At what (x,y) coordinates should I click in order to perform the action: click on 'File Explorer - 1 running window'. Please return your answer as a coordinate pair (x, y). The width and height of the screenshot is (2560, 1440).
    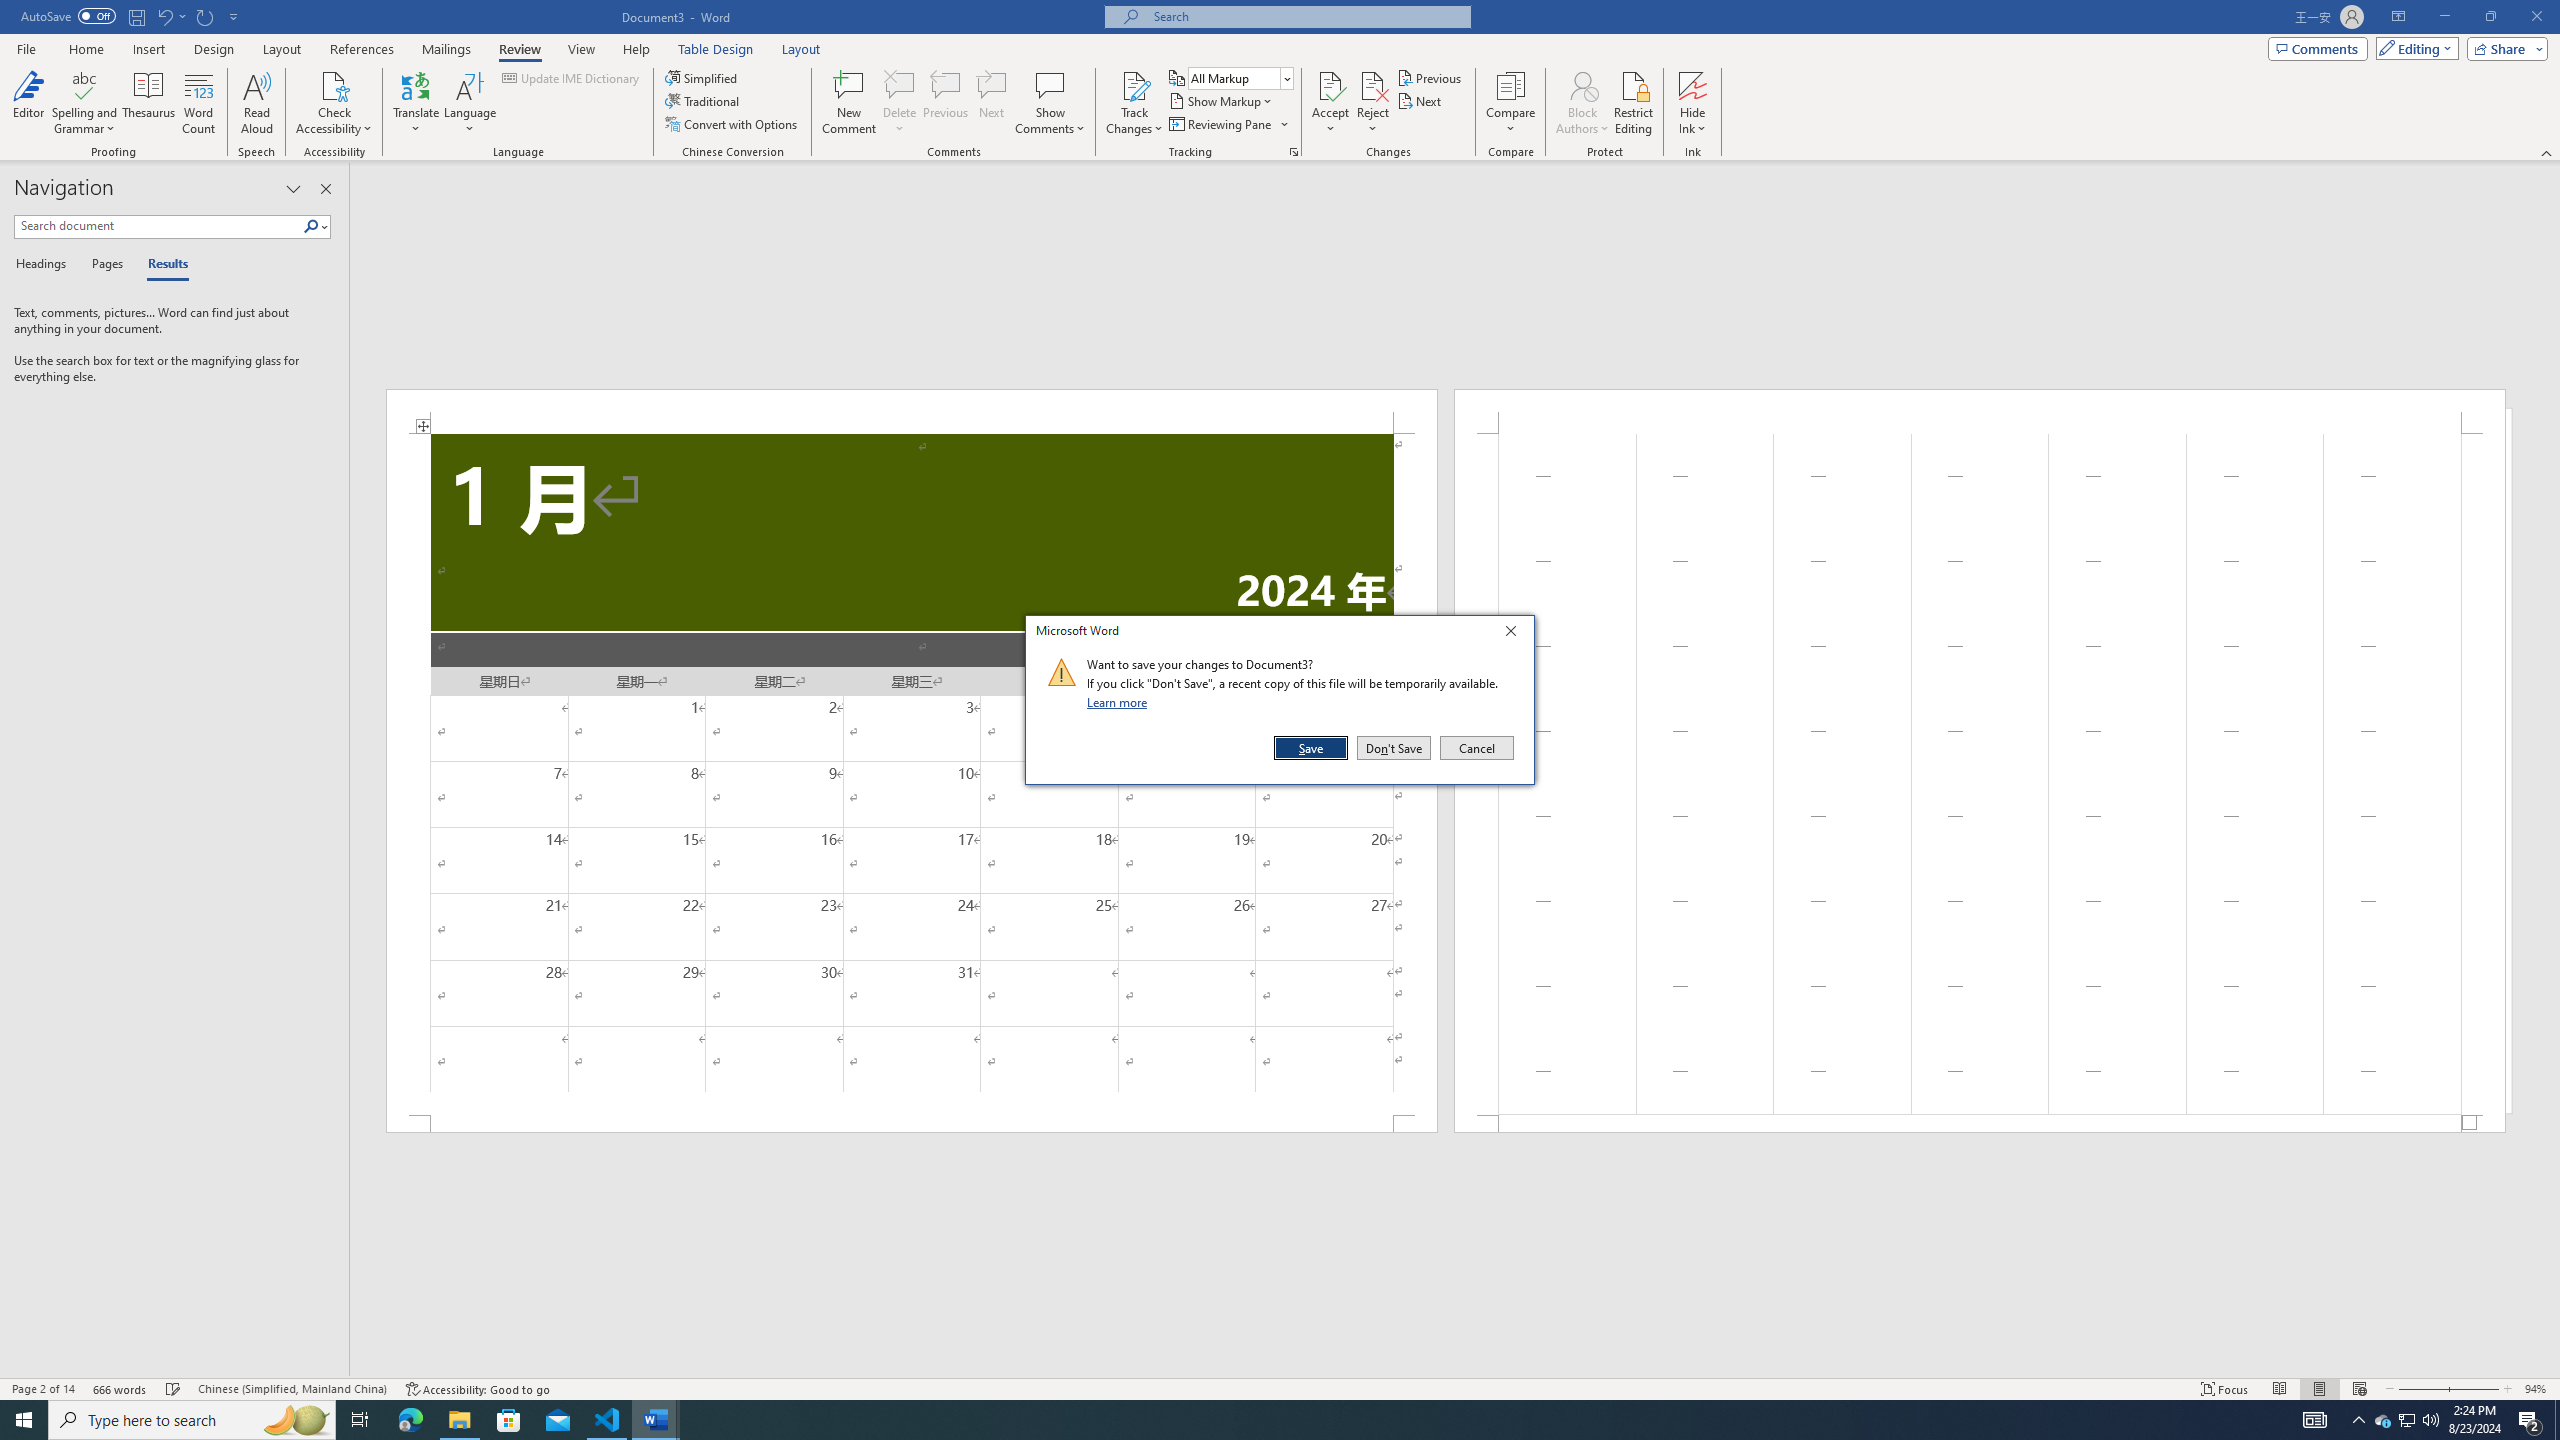
    Looking at the image, I should click on (458, 1418).